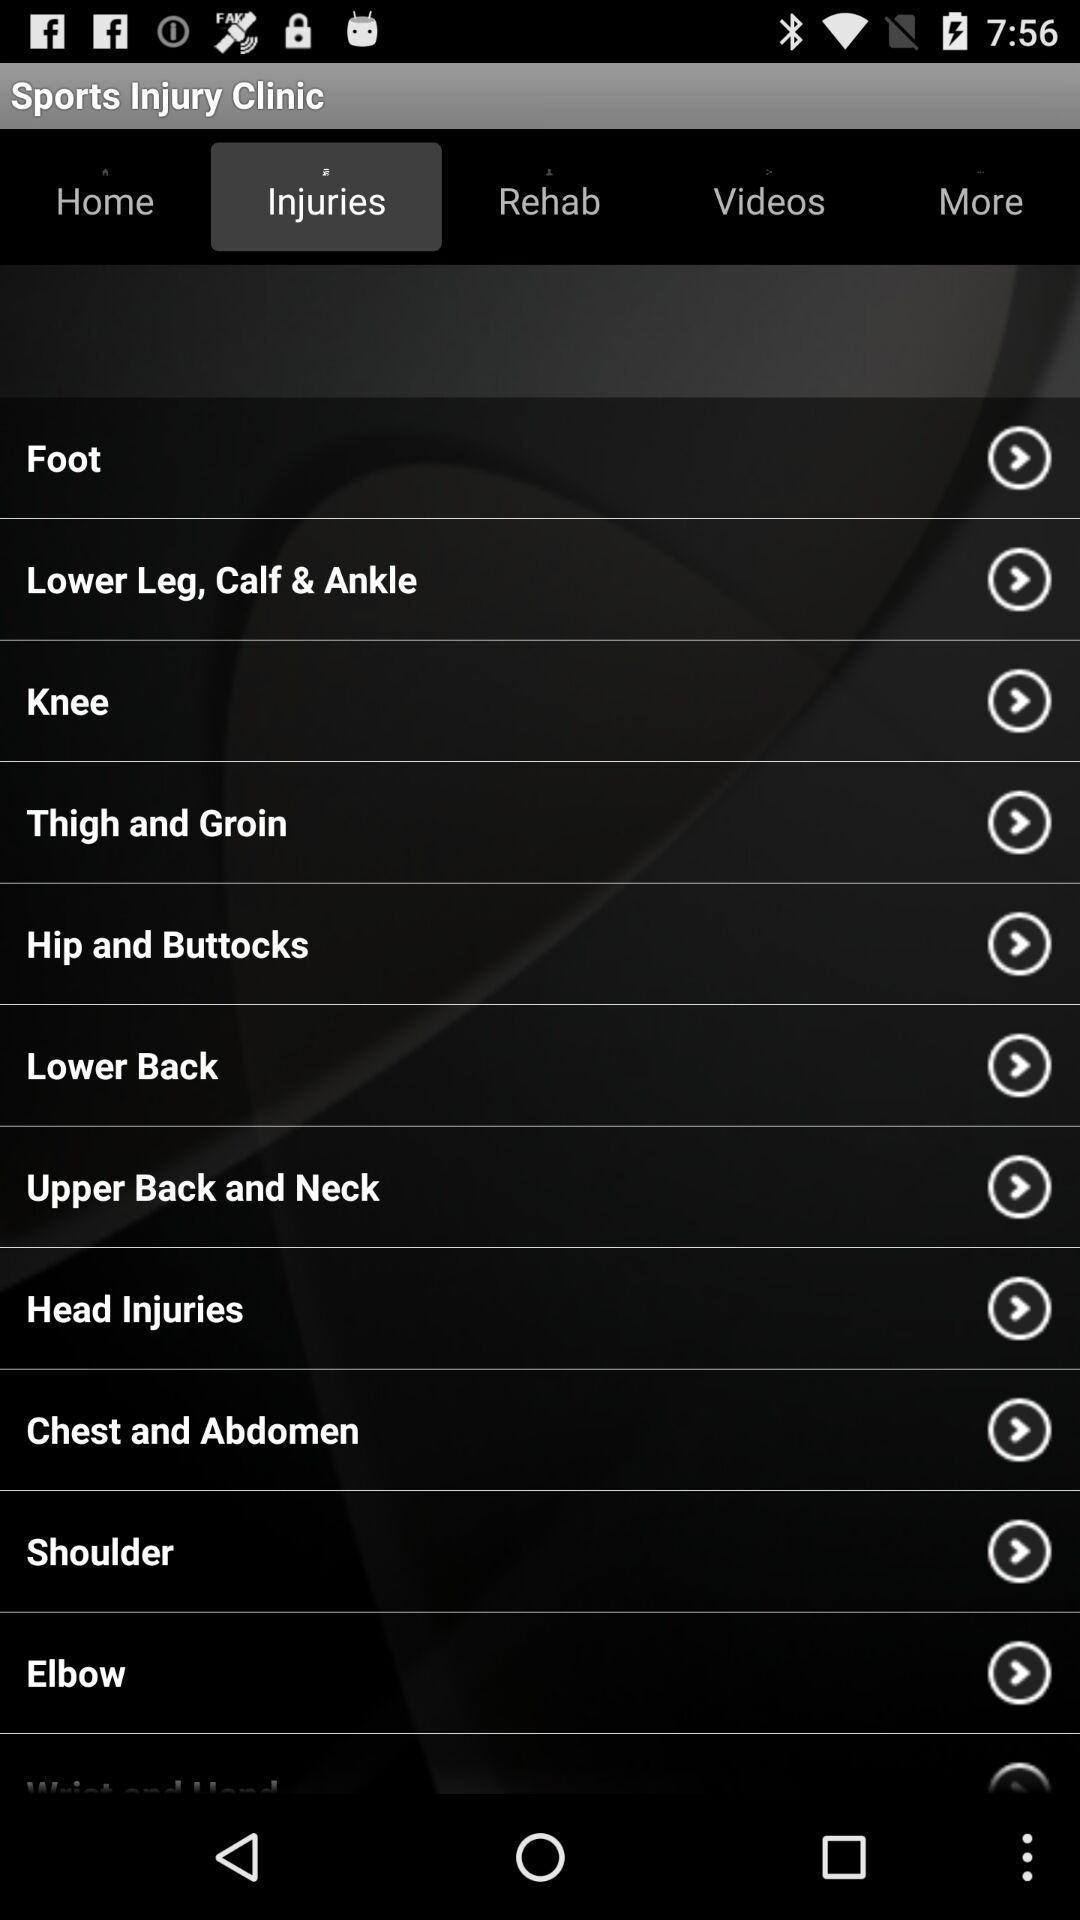 The width and height of the screenshot is (1080, 1920). Describe the element at coordinates (66, 700) in the screenshot. I see `knee` at that location.